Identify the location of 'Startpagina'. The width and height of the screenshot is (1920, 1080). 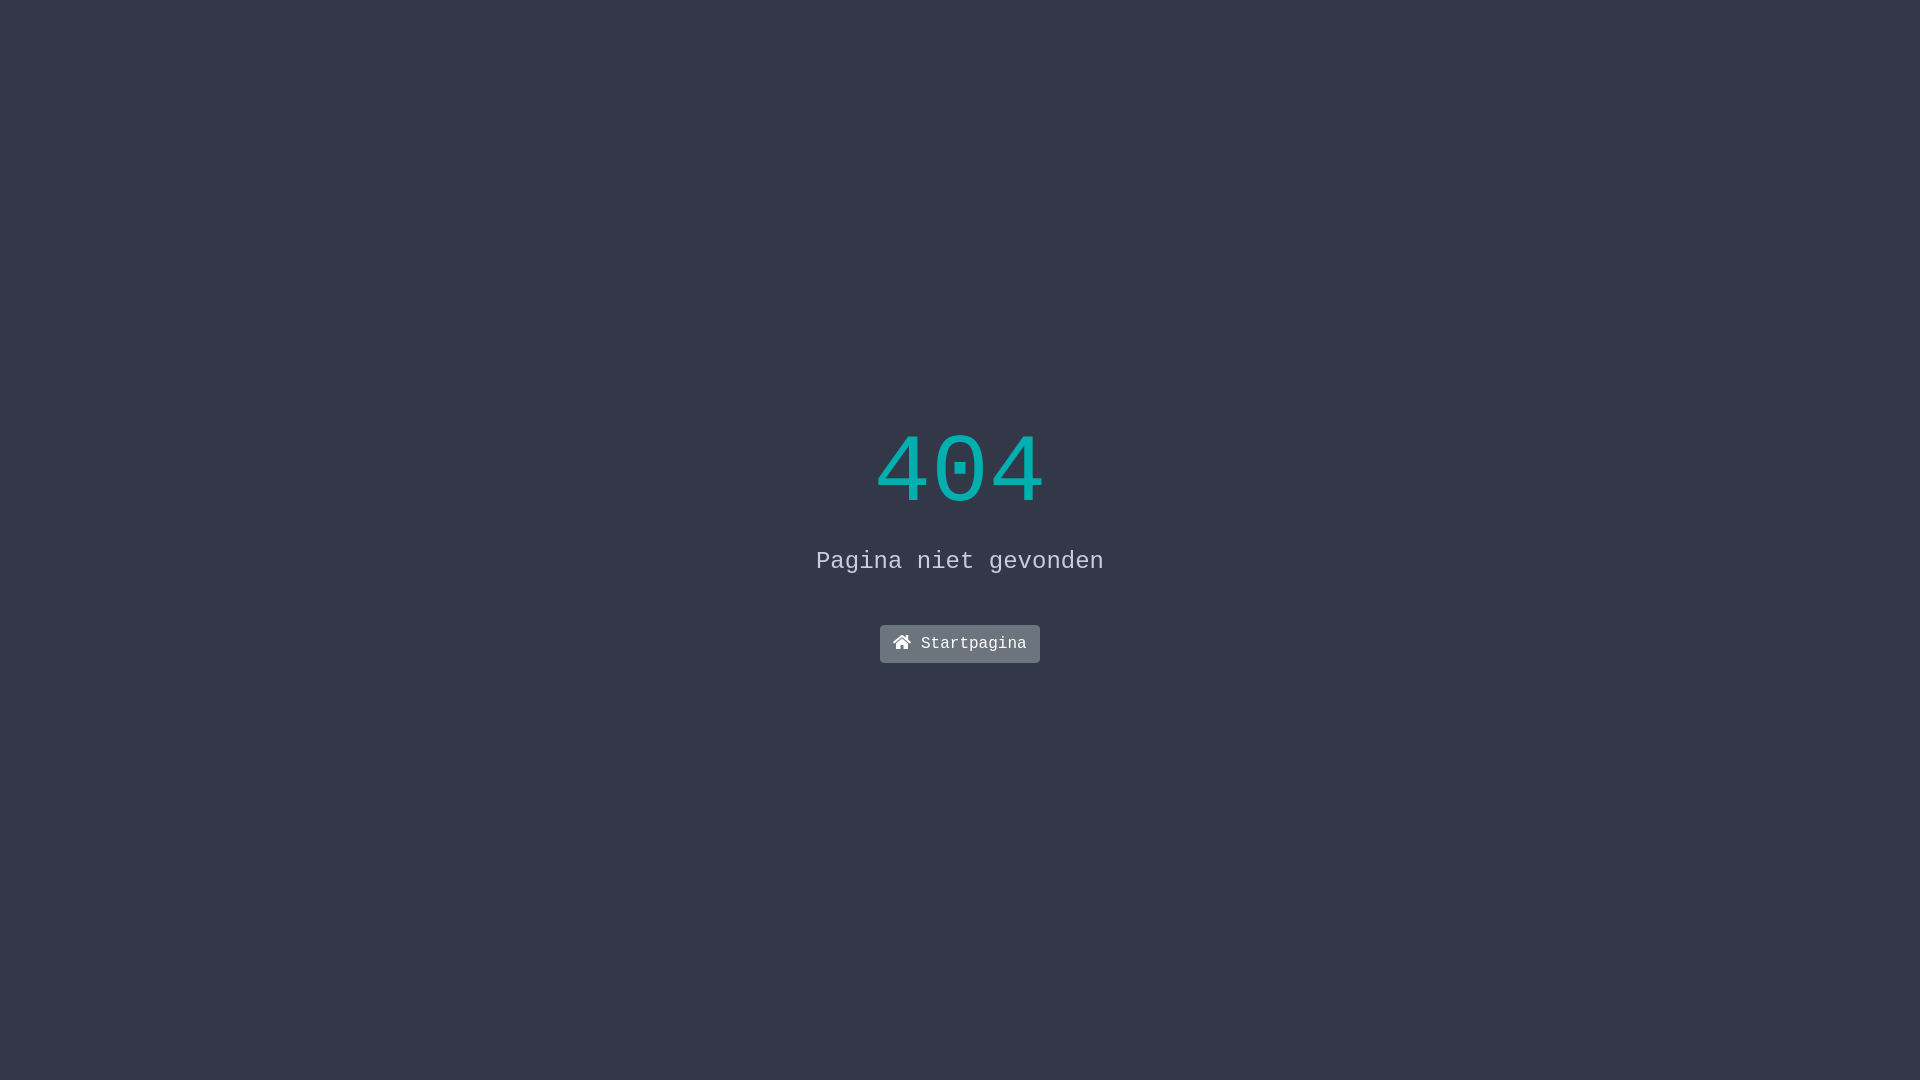
(879, 644).